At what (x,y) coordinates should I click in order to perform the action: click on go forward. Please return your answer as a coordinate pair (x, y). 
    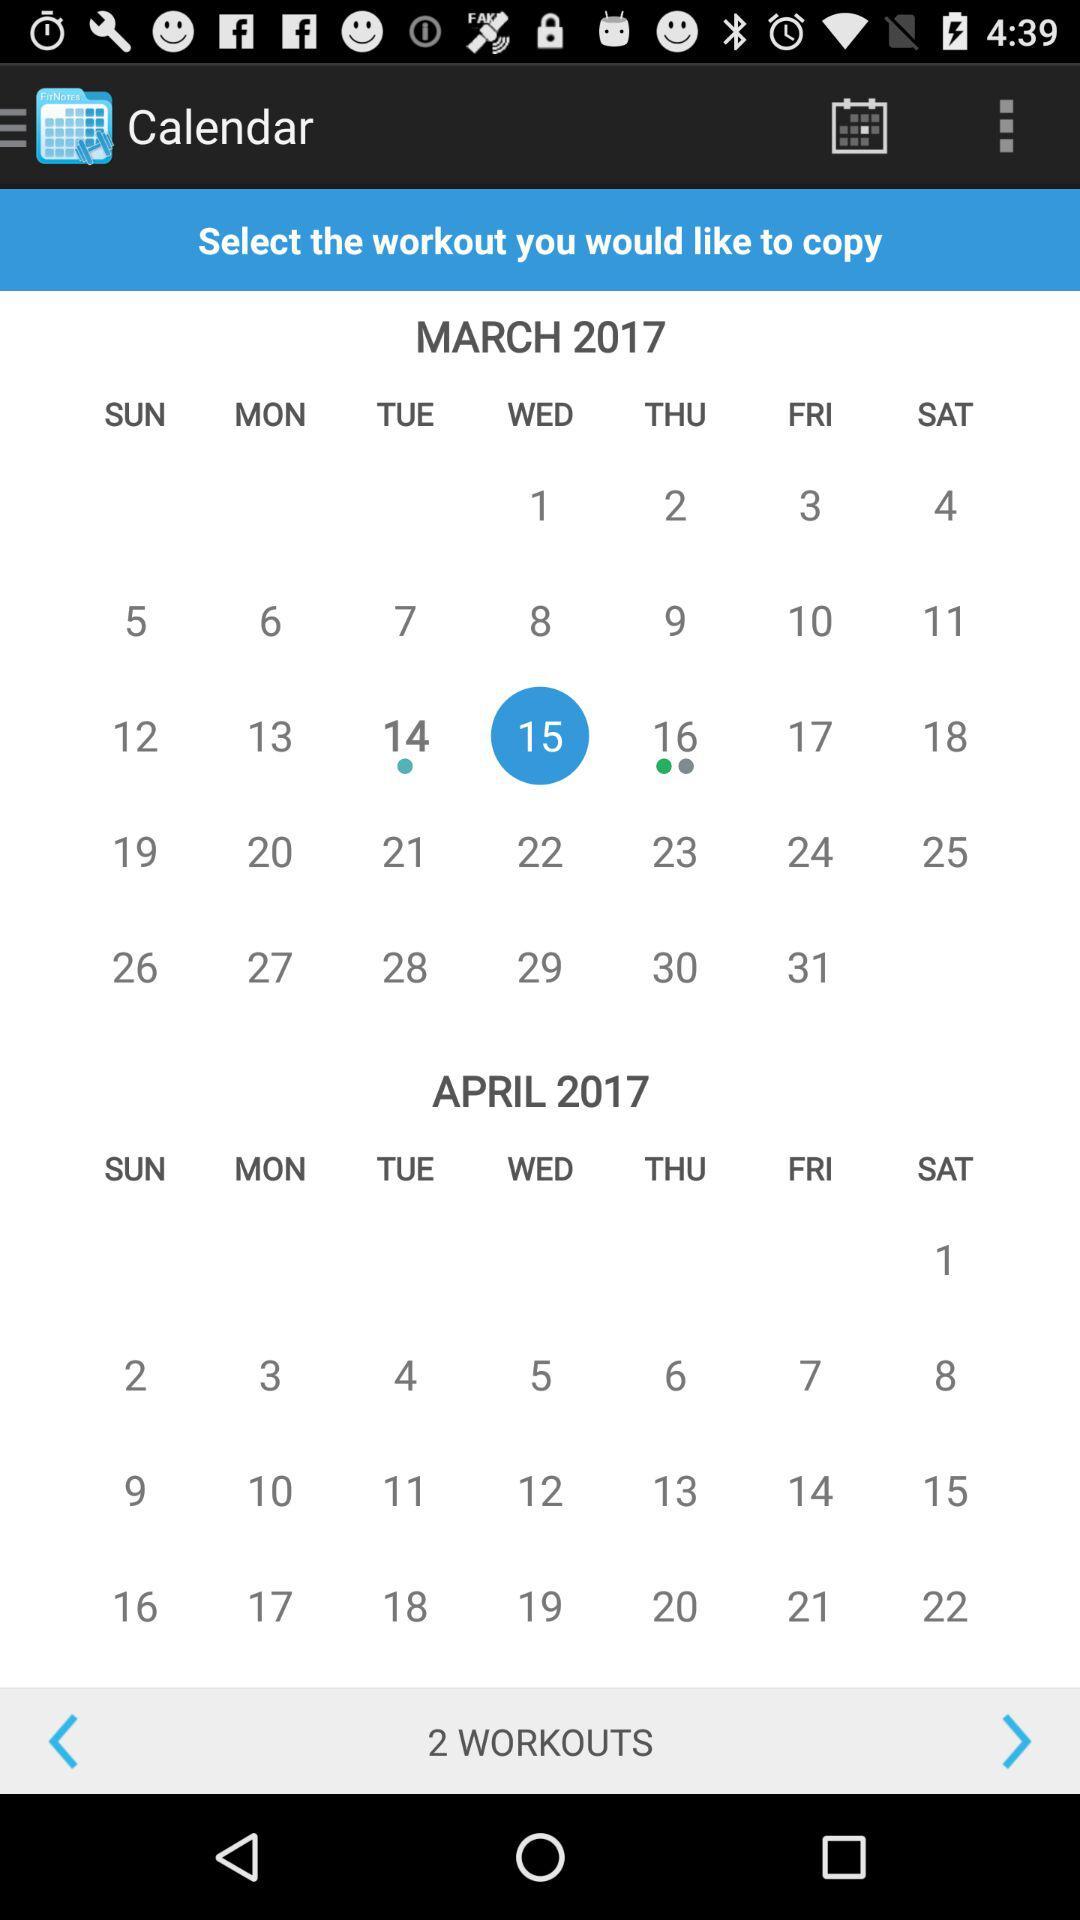
    Looking at the image, I should click on (945, 1740).